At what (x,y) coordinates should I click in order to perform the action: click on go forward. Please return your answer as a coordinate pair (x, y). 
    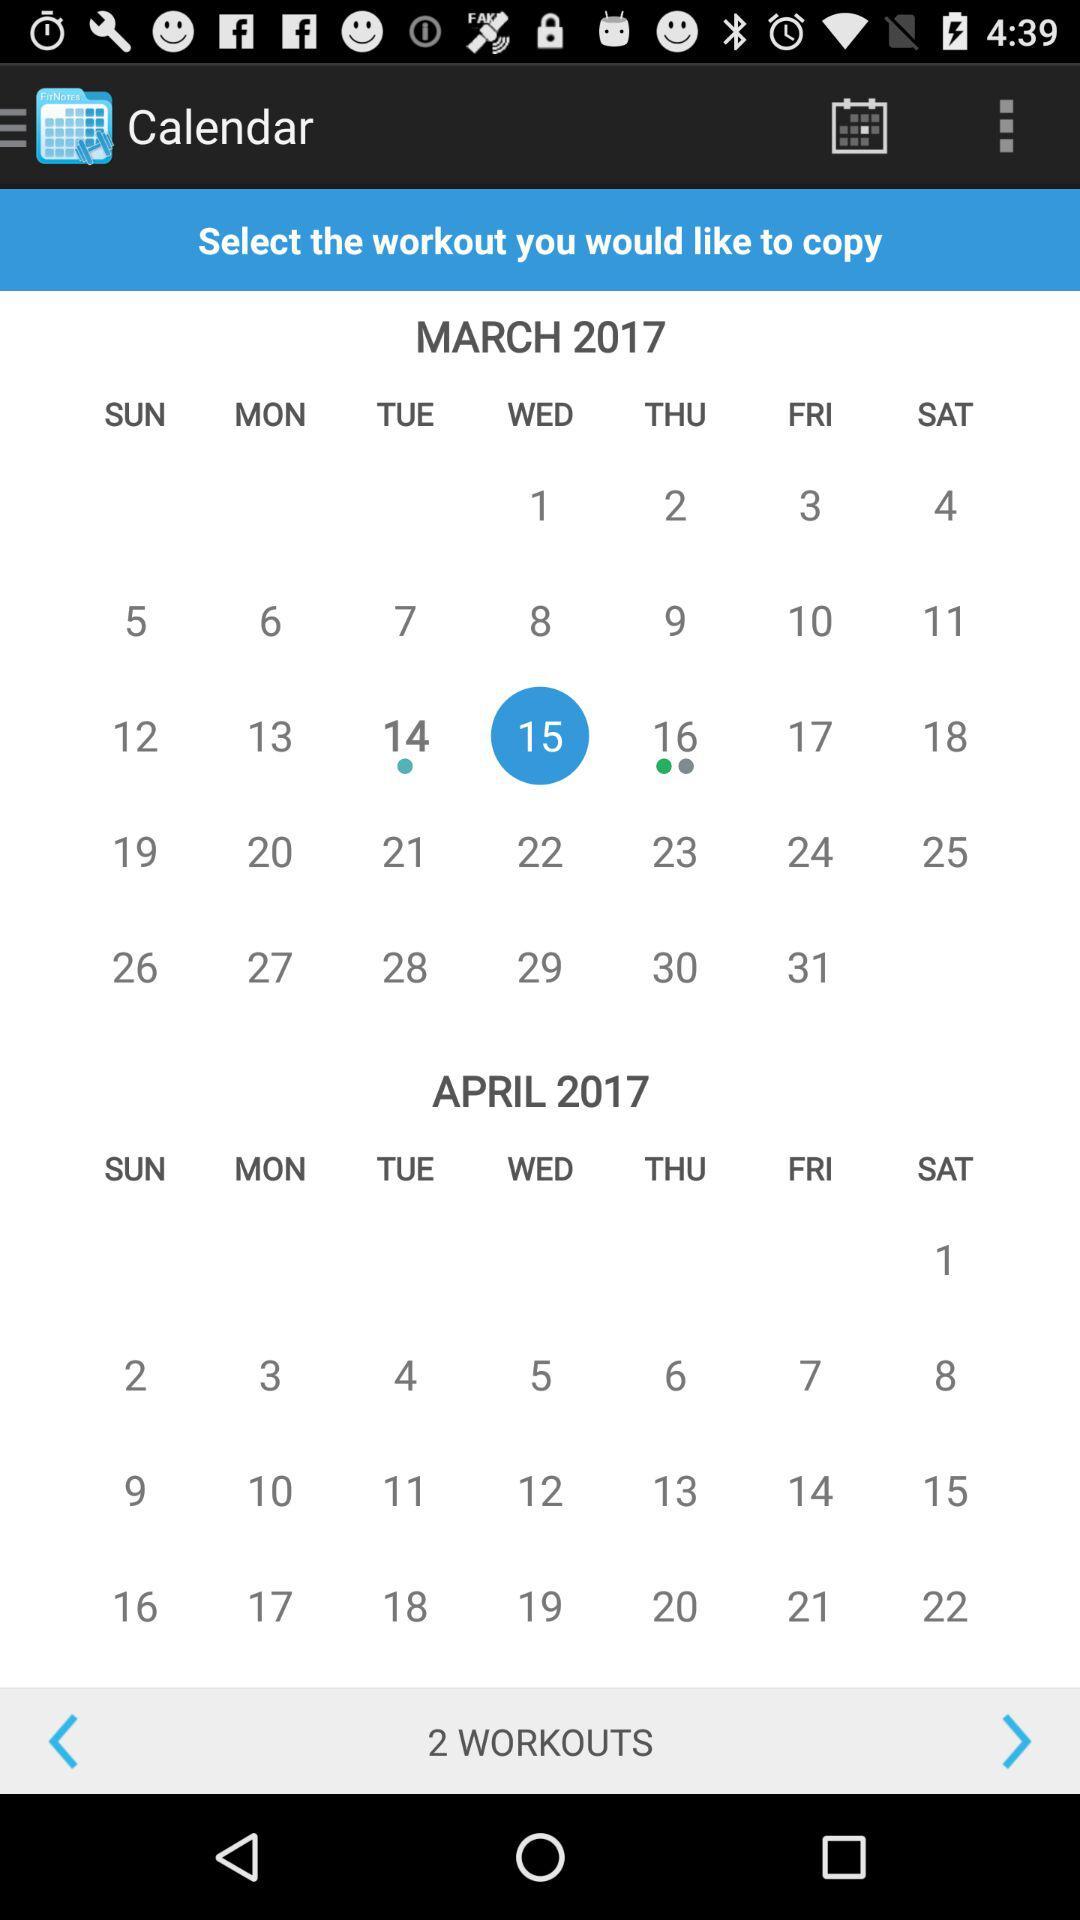
    Looking at the image, I should click on (945, 1740).